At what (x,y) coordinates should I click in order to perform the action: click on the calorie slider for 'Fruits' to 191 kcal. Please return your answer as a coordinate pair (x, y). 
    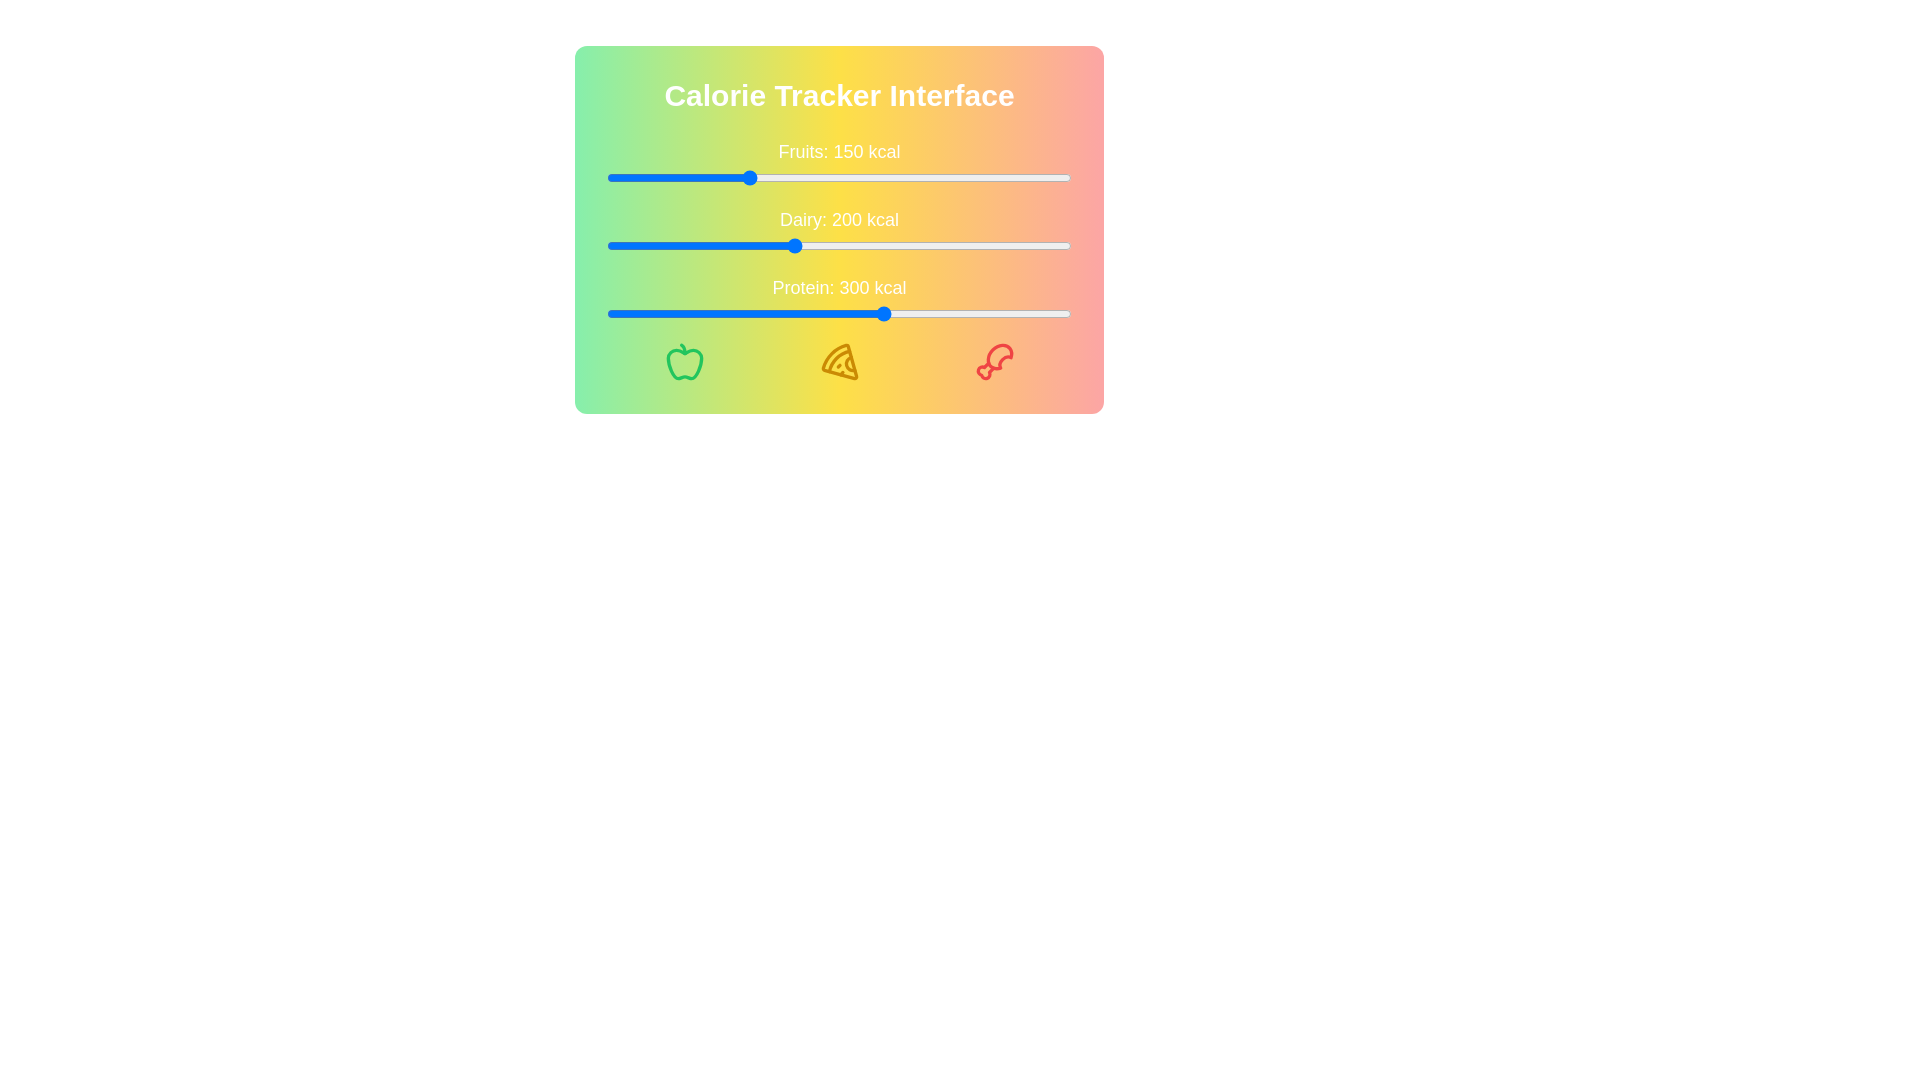
    Looking at the image, I should click on (783, 176).